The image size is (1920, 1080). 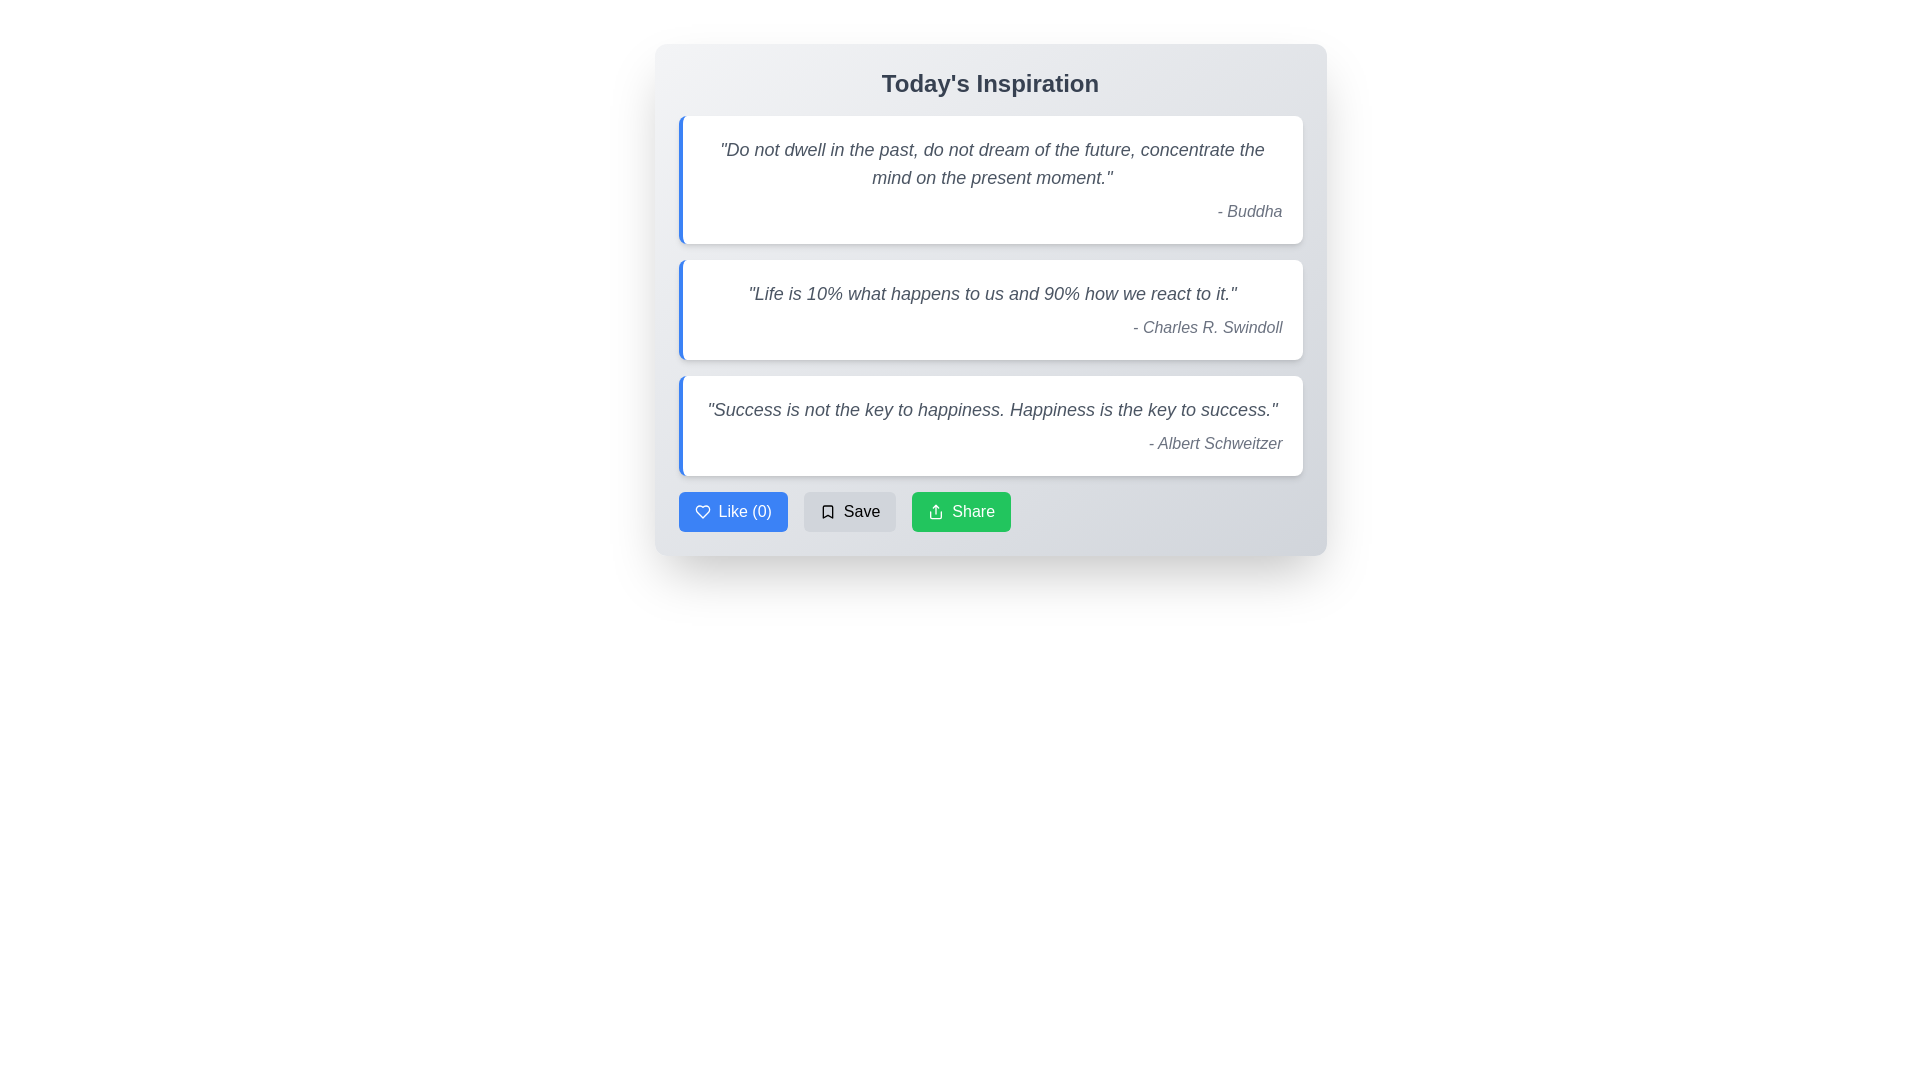 What do you see at coordinates (961, 511) in the screenshot?
I see `the 'Share' button with a green background and white text using keyboard navigation` at bounding box center [961, 511].